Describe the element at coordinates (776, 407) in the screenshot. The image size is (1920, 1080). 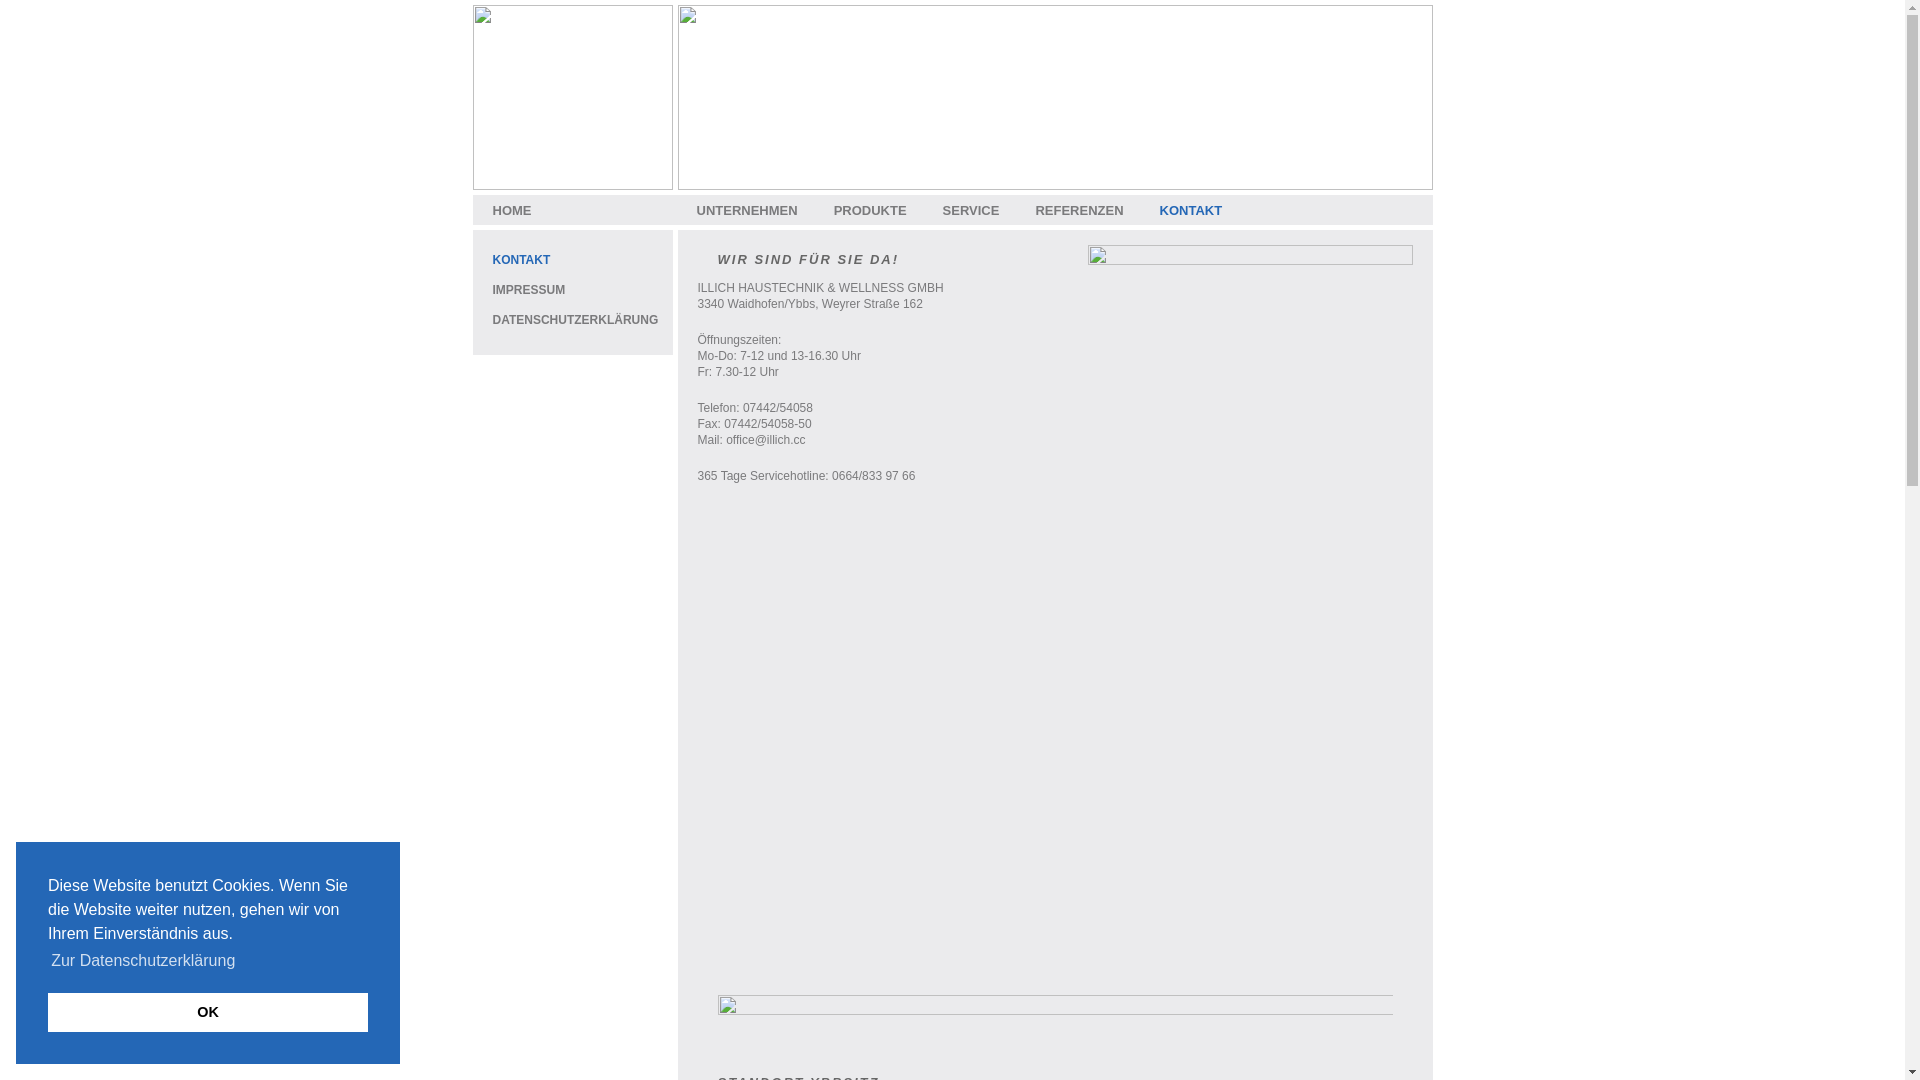
I see `'07442/54058'` at that location.